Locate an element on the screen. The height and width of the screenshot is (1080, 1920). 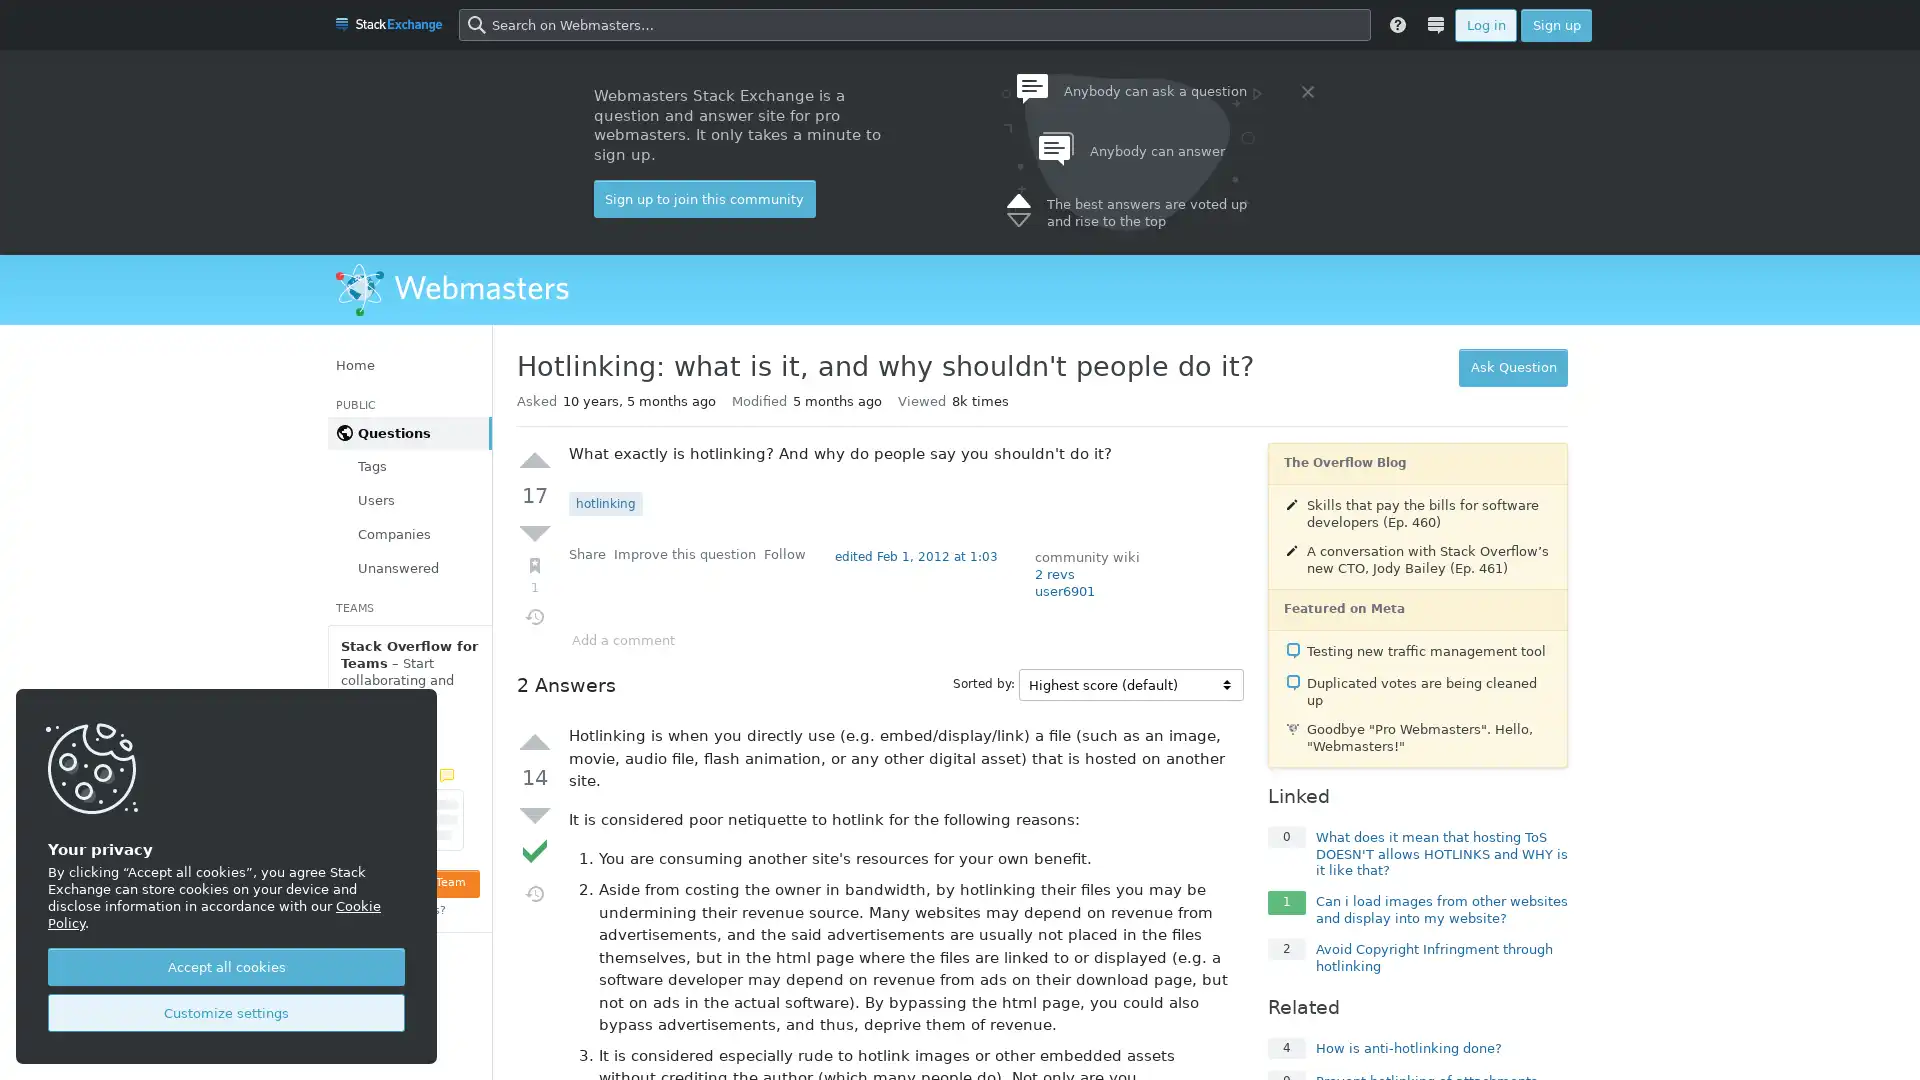
Add a comment is located at coordinates (622, 640).